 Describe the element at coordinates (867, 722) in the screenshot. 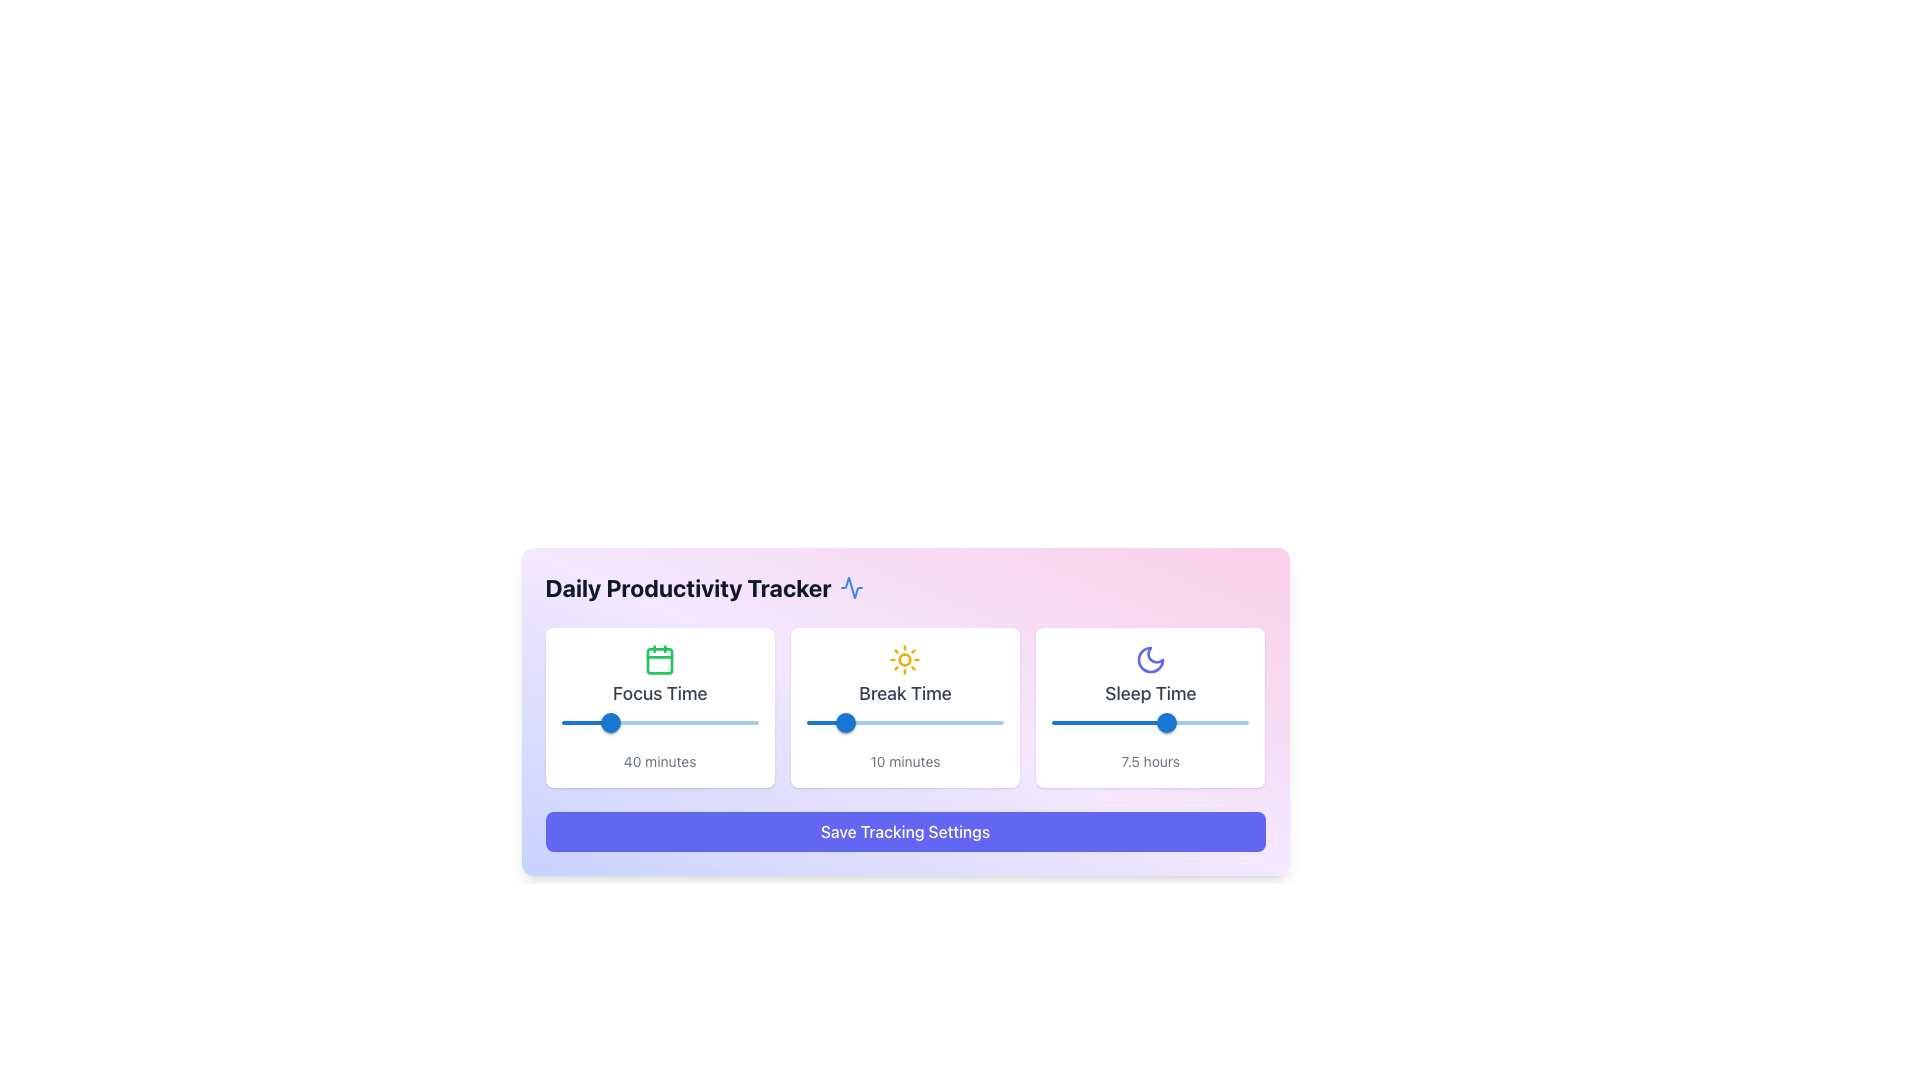

I see `break time` at that location.